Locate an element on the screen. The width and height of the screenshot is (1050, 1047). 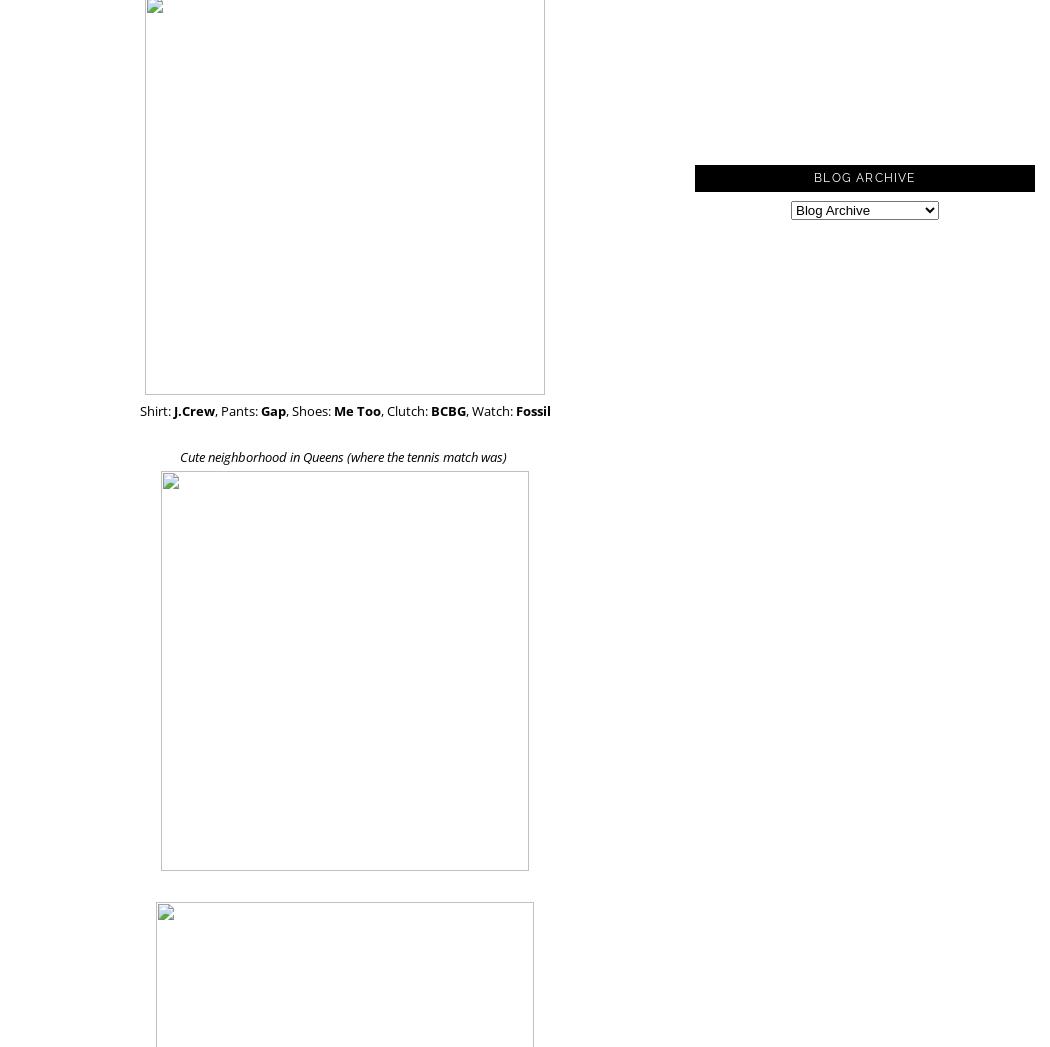
'J.Crew' is located at coordinates (192, 410).